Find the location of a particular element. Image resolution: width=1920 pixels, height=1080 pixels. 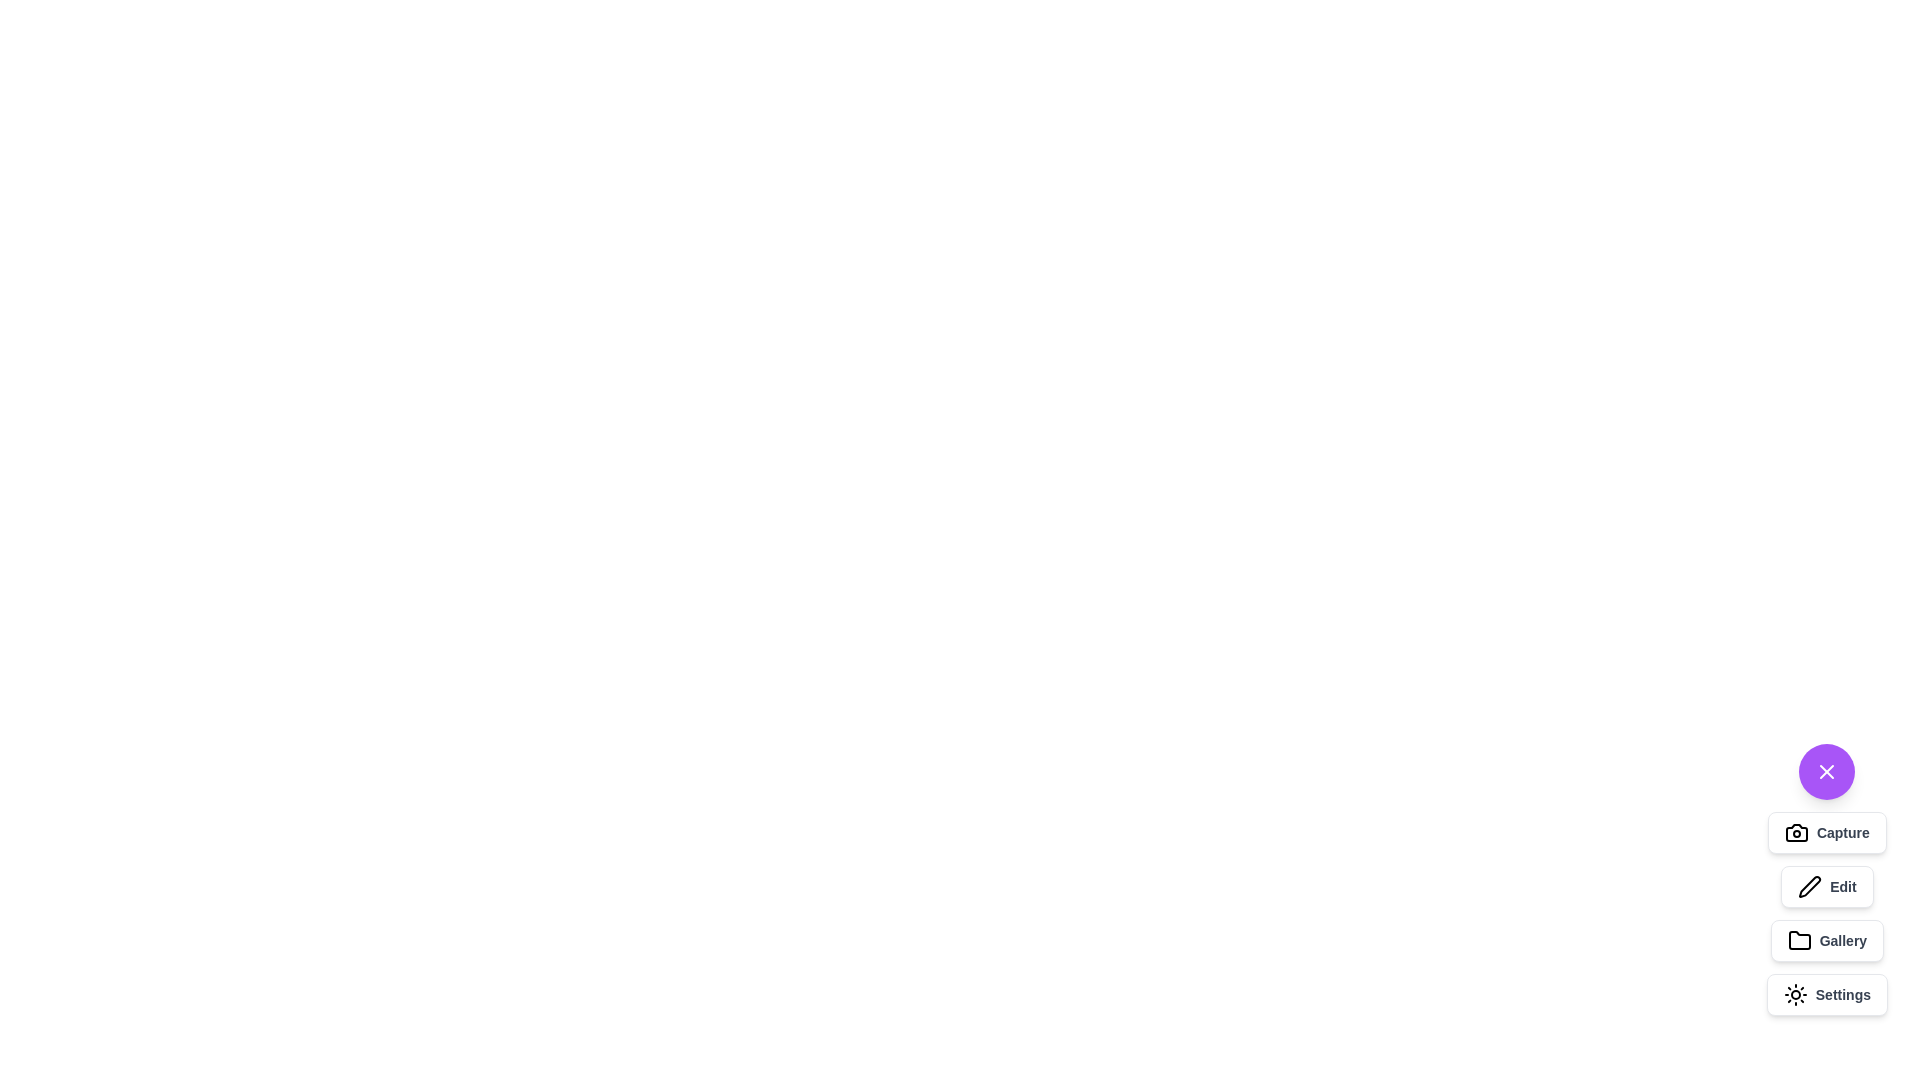

the toggle button to open or close the speed dial menu is located at coordinates (1827, 770).